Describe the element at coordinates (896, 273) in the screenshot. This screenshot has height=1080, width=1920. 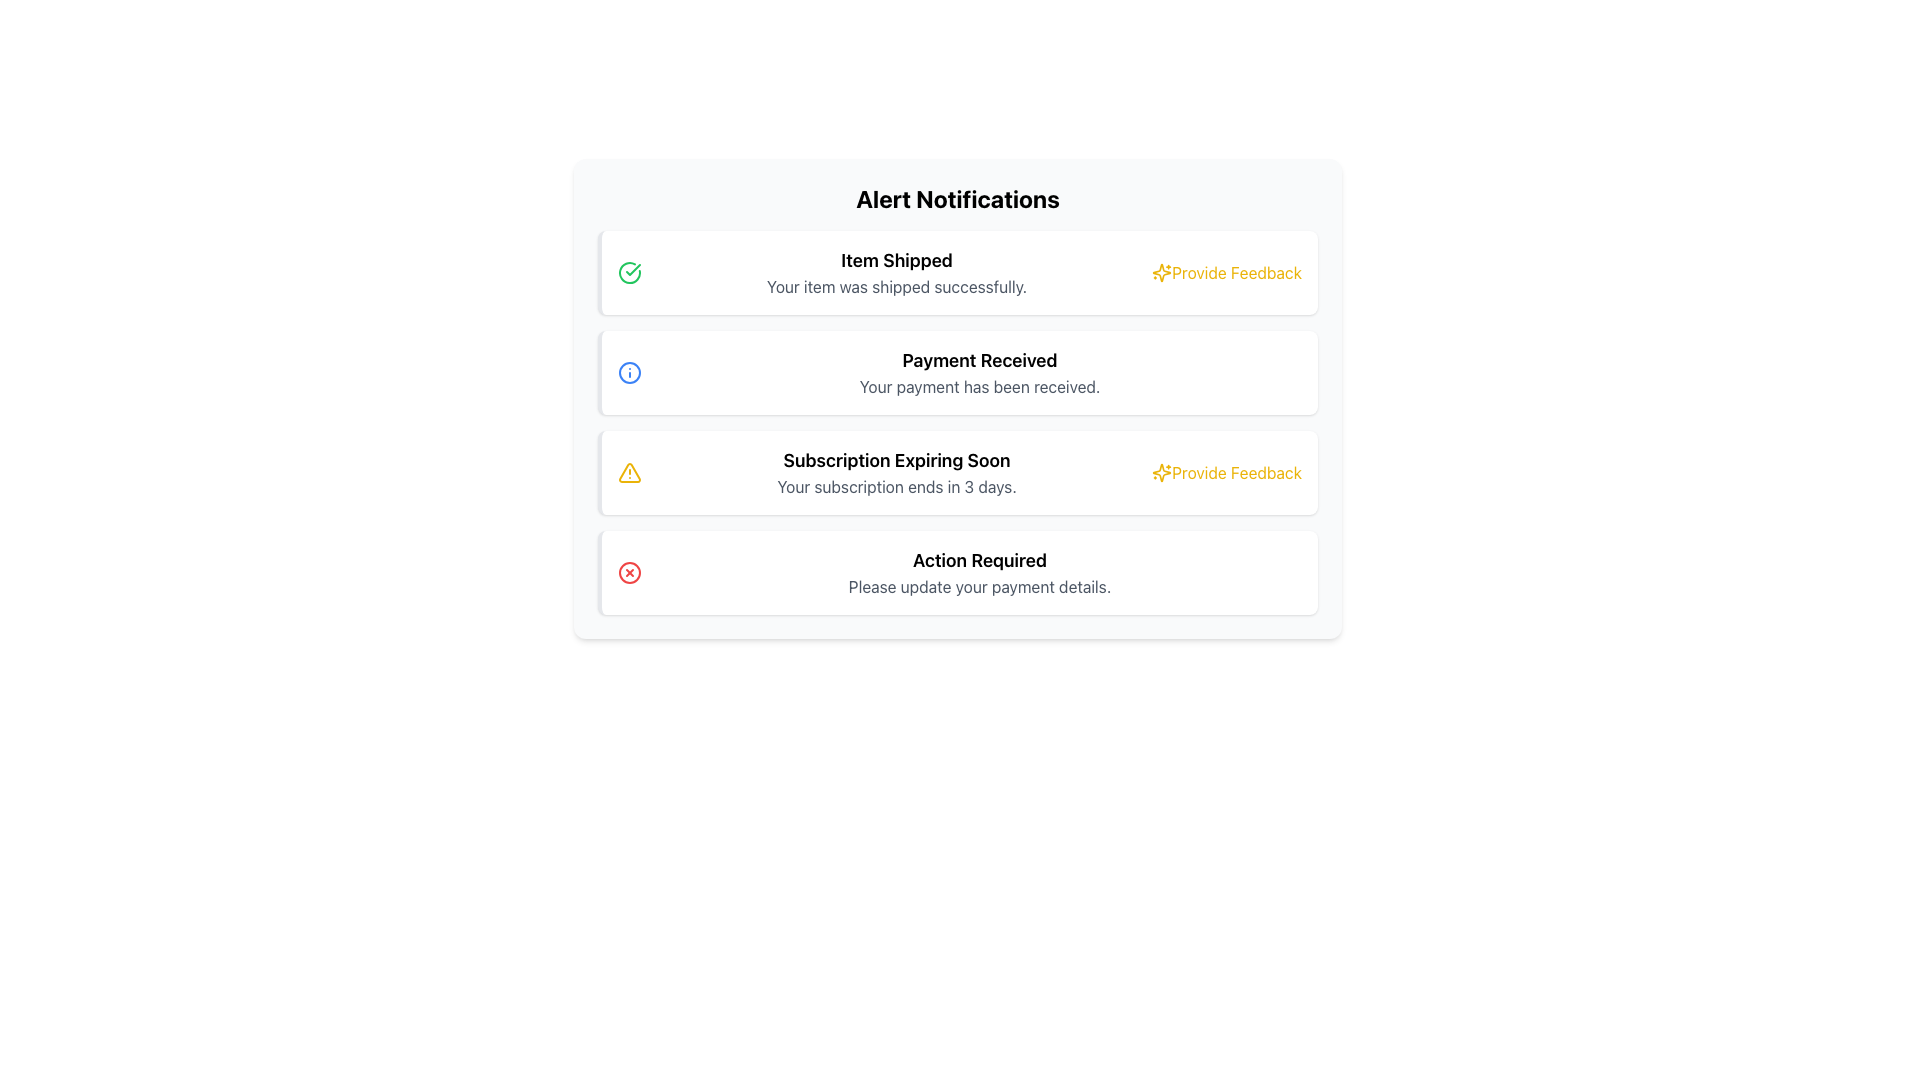
I see `the text display element showing 'Item Shipped' and 'Your item was shipped successfully.' in the first notification card below 'Alert Notifications'` at that location.